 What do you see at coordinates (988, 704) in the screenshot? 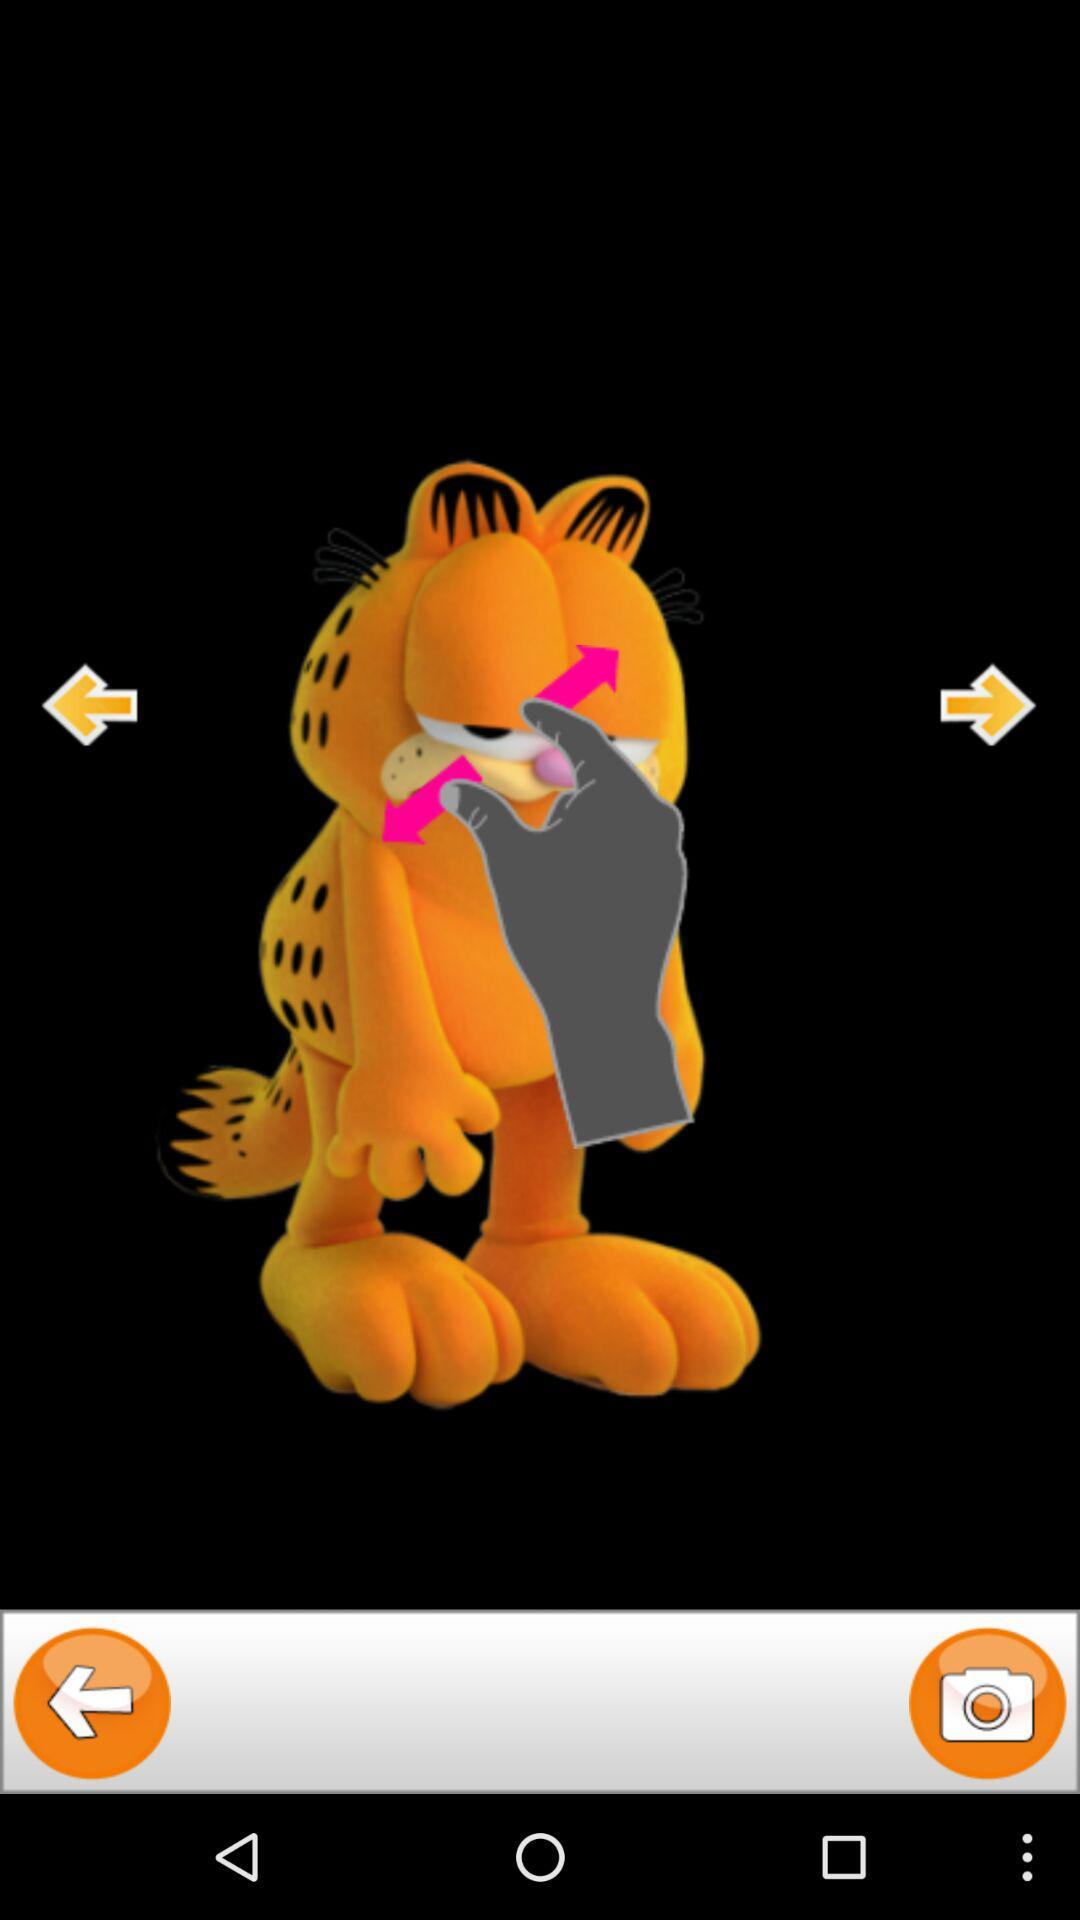
I see `next image` at bounding box center [988, 704].